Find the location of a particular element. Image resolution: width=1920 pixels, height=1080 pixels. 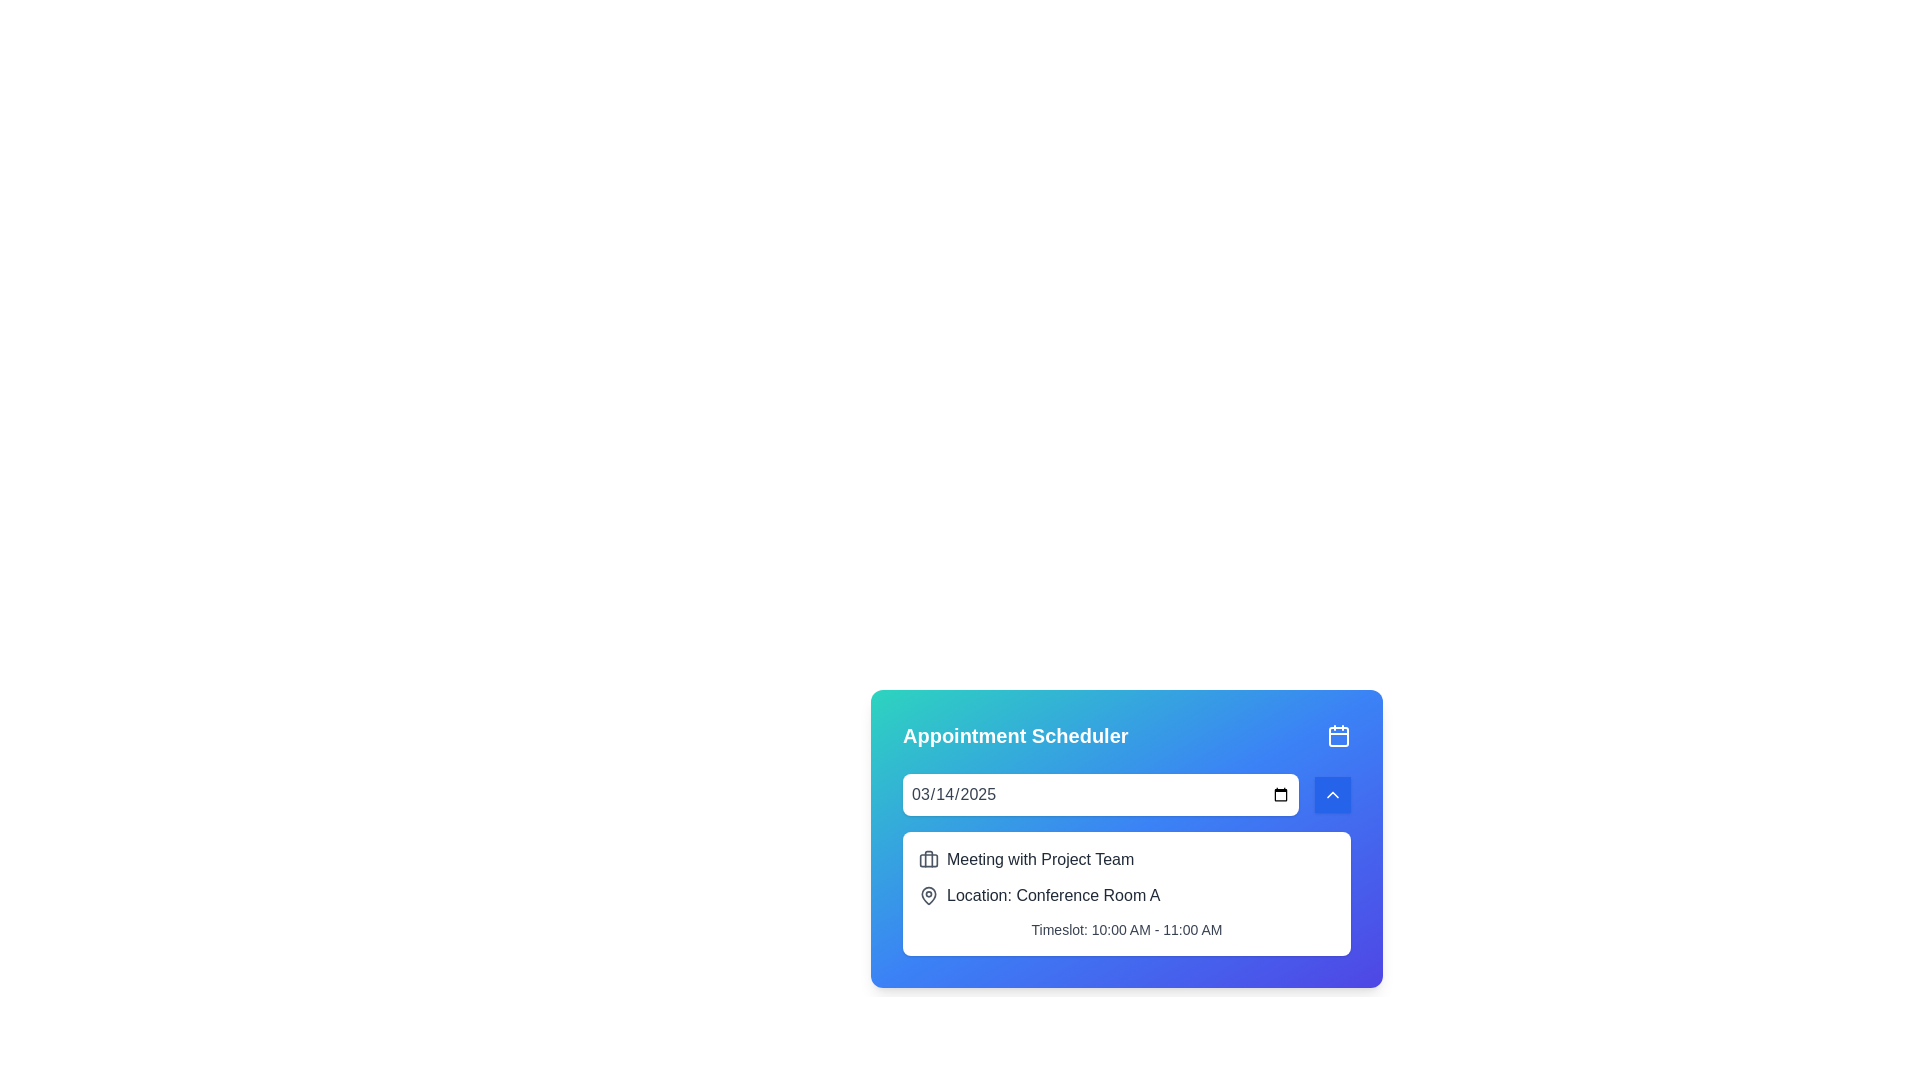

the calendar icon button with a white outline located at the right end of the 'Appointment Scheduler' header is located at coordinates (1339, 736).